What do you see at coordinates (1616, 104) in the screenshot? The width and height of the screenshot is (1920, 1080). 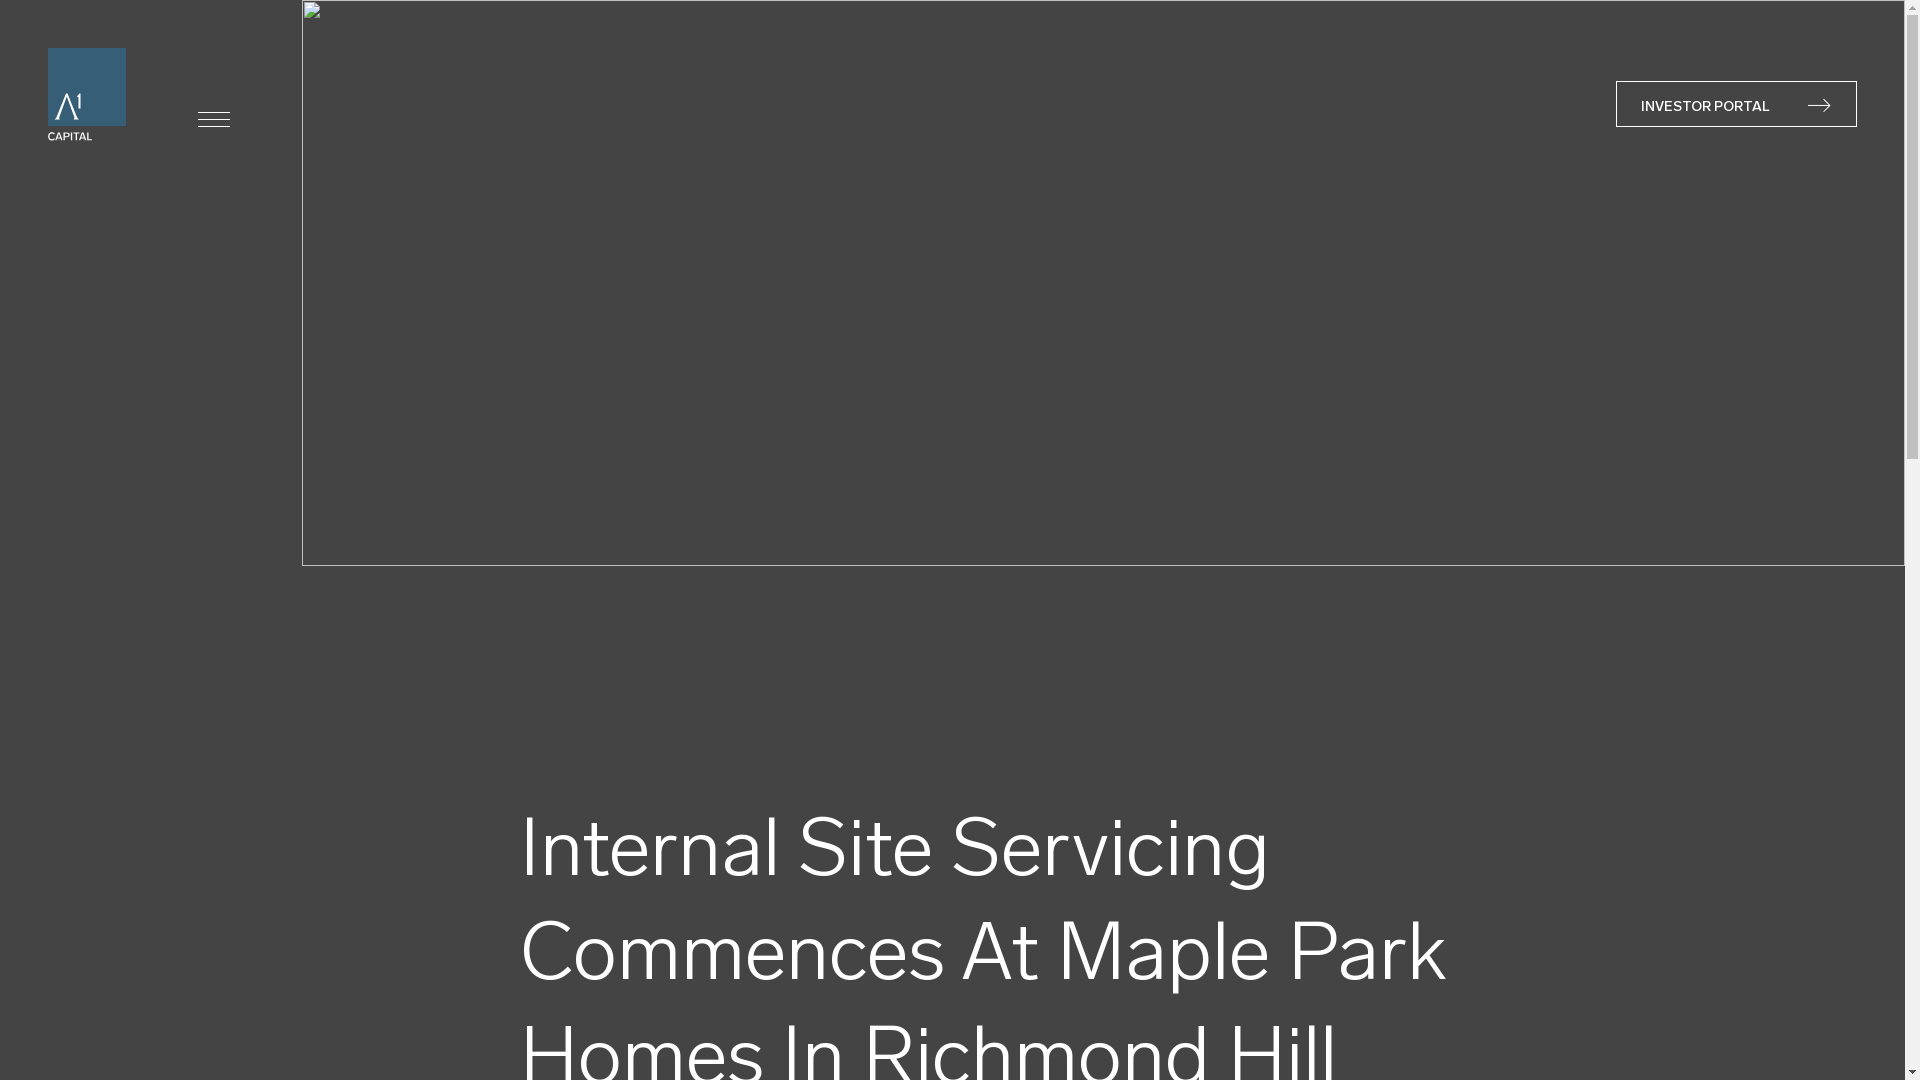 I see `'INVESTOR PORTAL'` at bounding box center [1616, 104].